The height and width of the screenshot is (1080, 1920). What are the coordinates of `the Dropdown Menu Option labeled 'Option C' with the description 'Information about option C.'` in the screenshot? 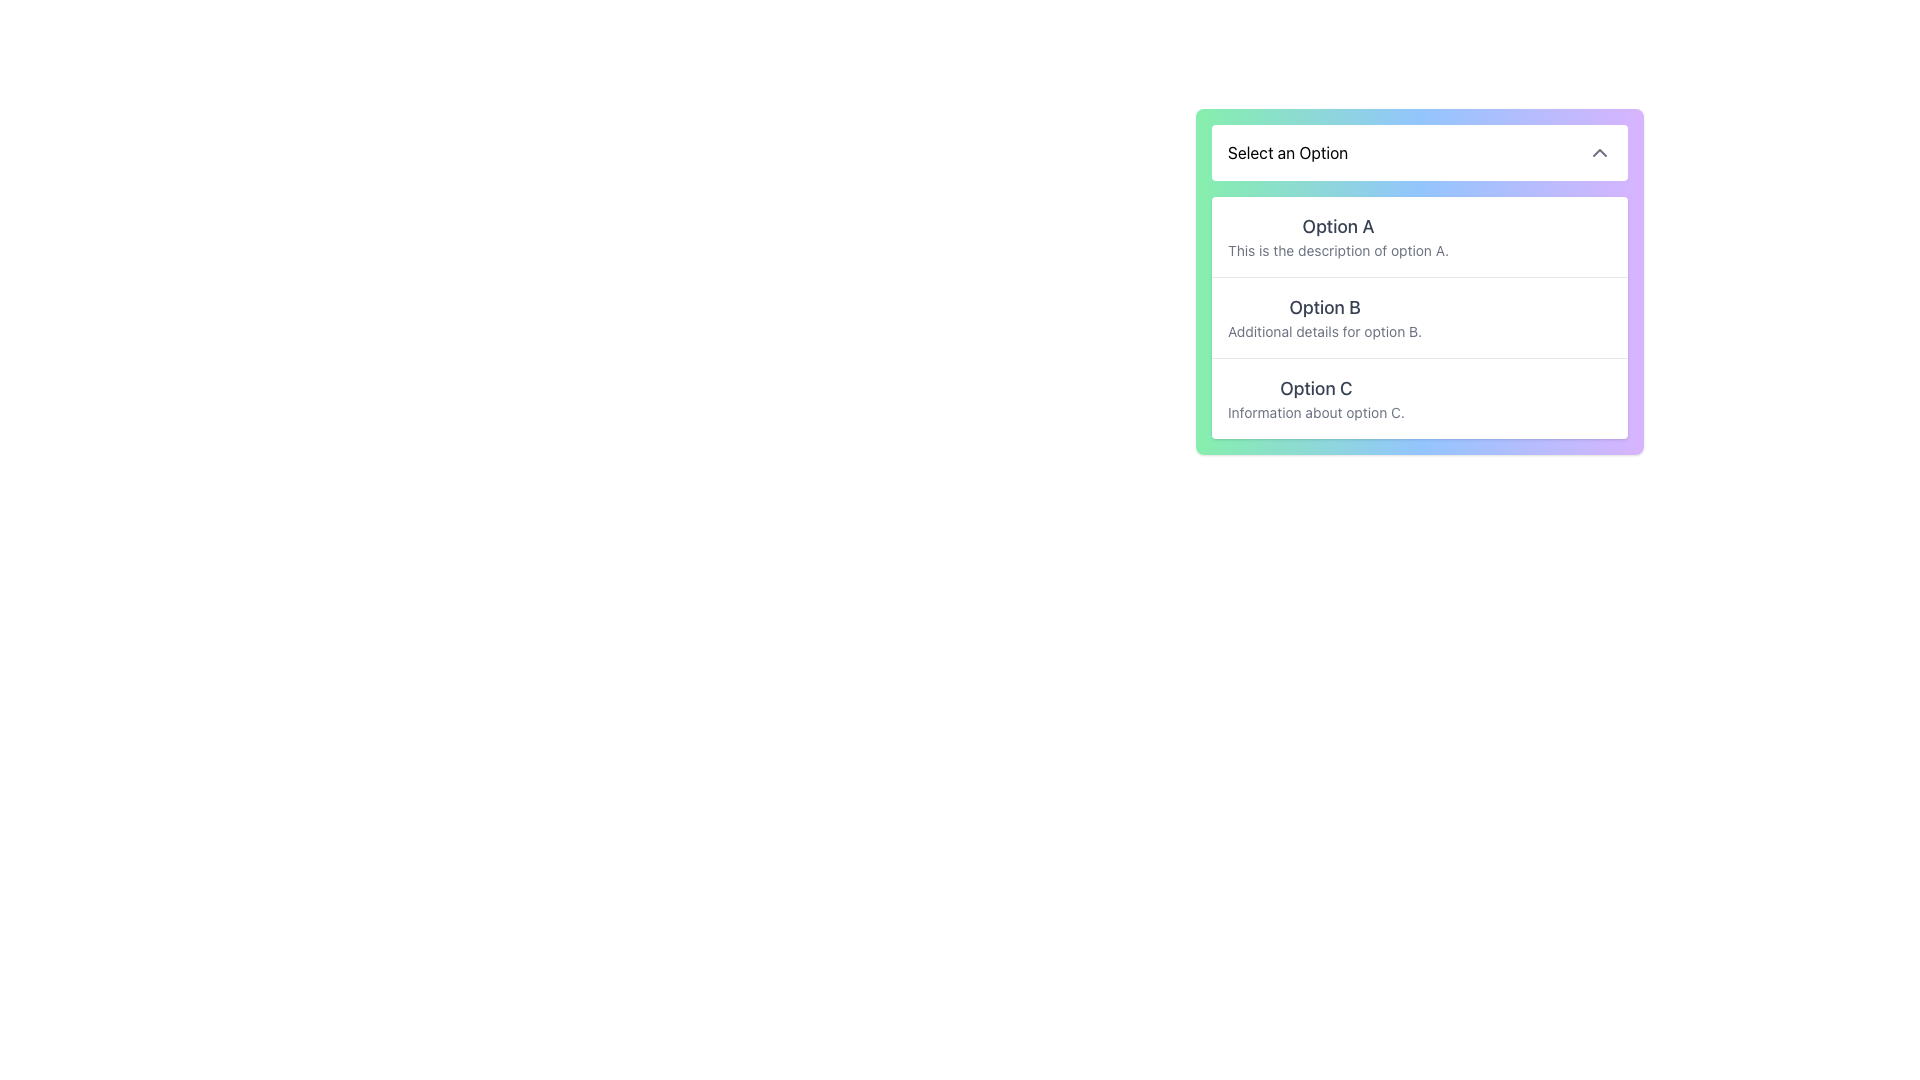 It's located at (1316, 398).